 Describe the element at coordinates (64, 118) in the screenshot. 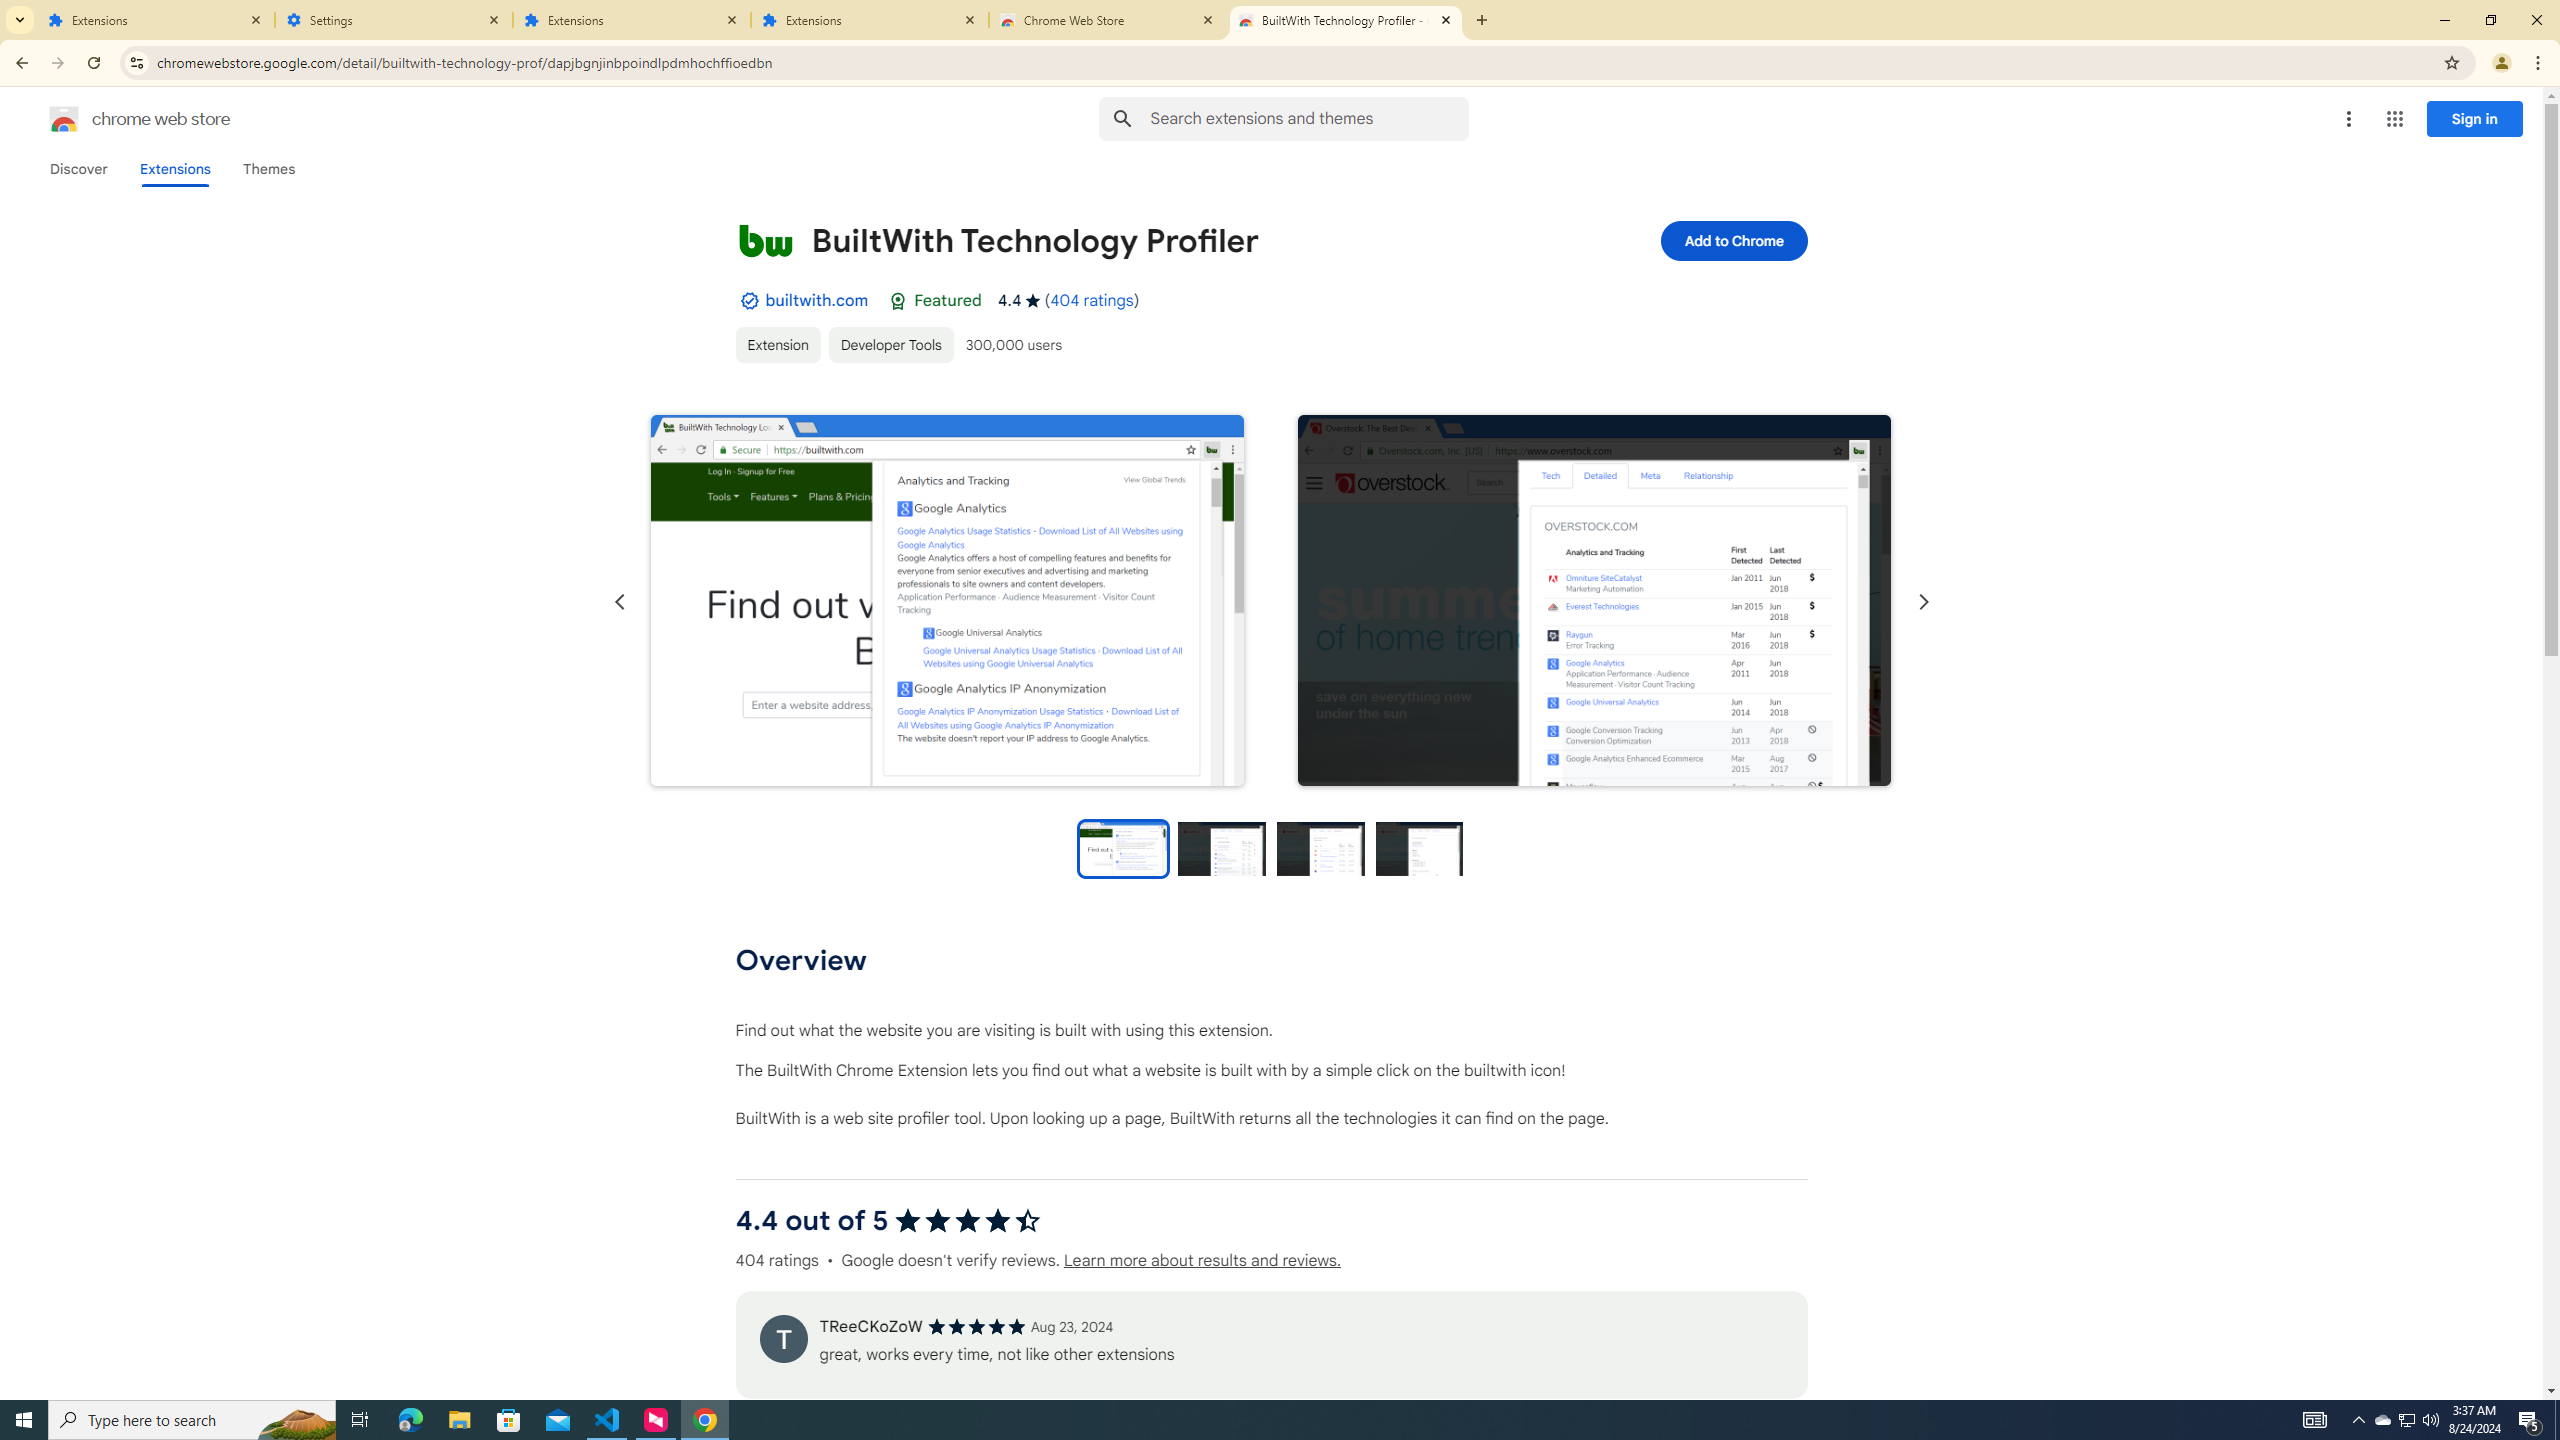

I see `'Chrome Web Store logo'` at that location.